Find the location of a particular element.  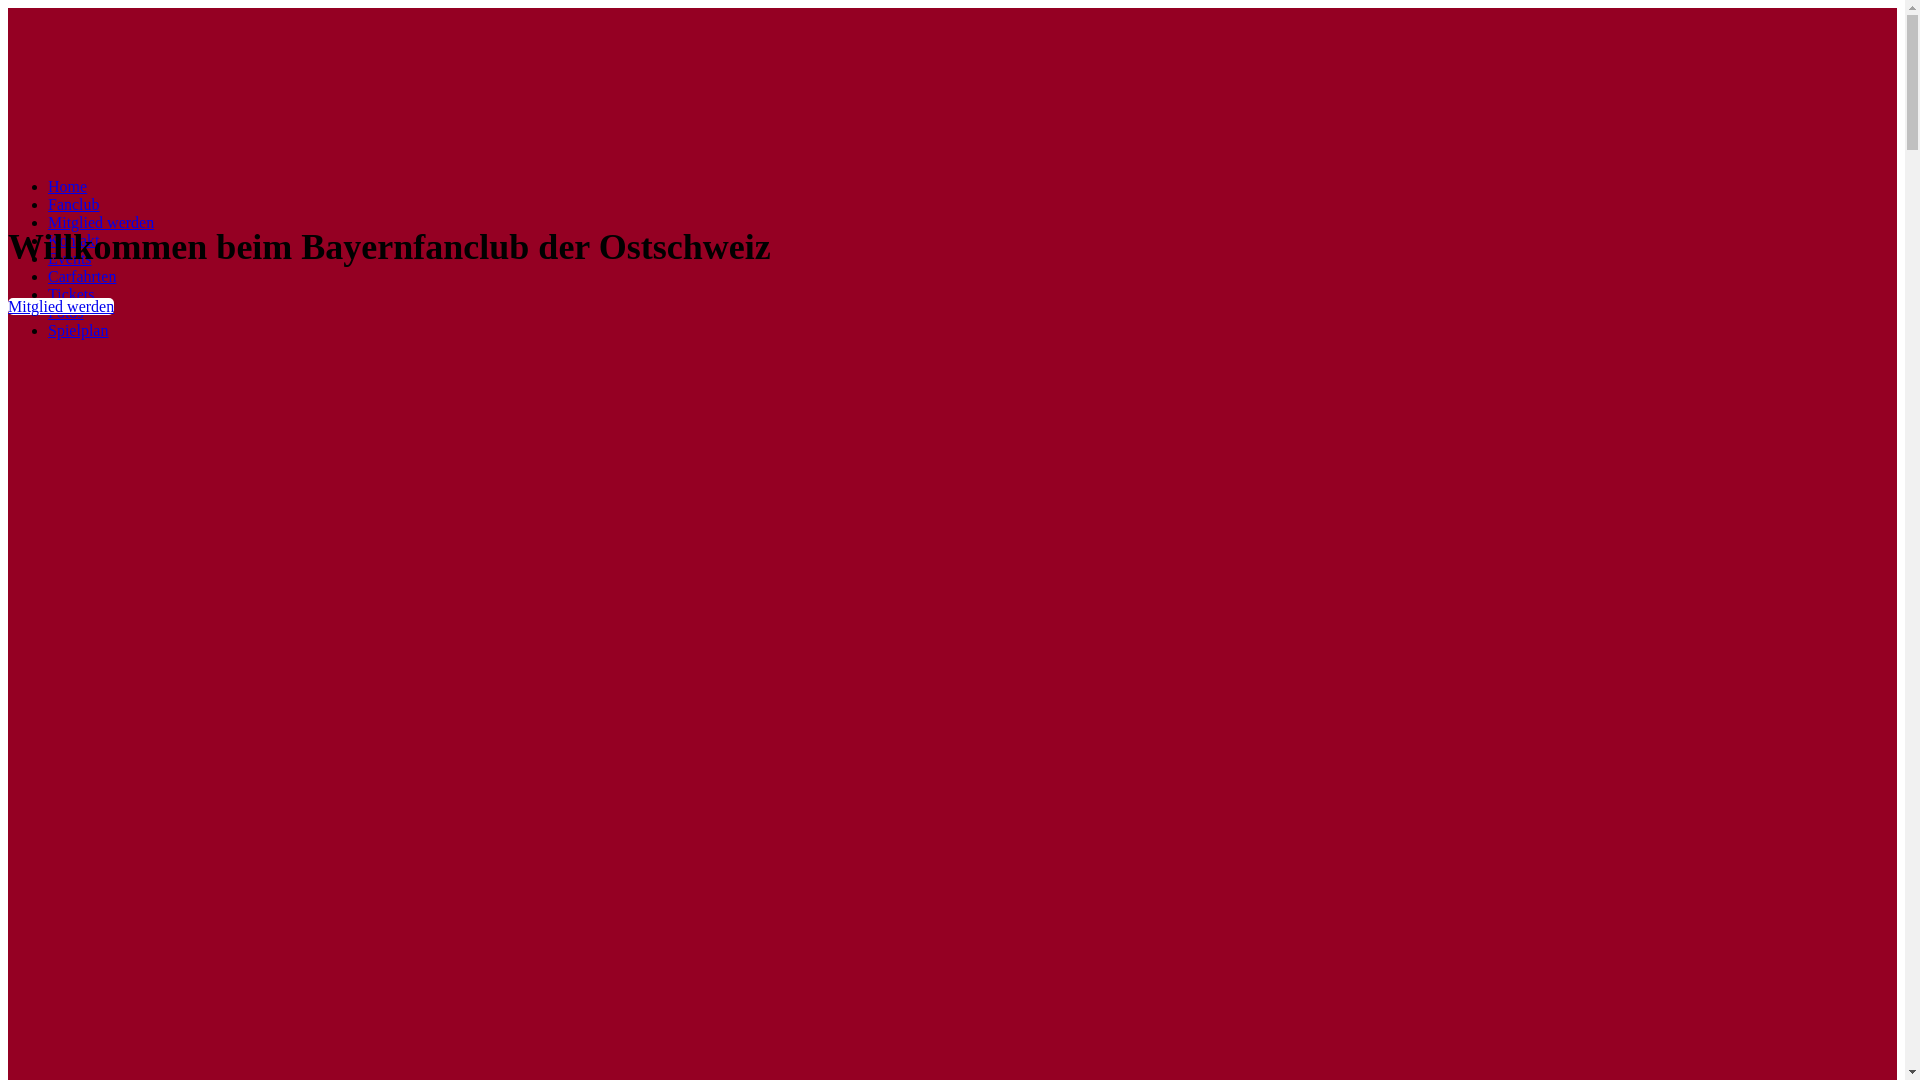

'Fanclub' is located at coordinates (73, 204).